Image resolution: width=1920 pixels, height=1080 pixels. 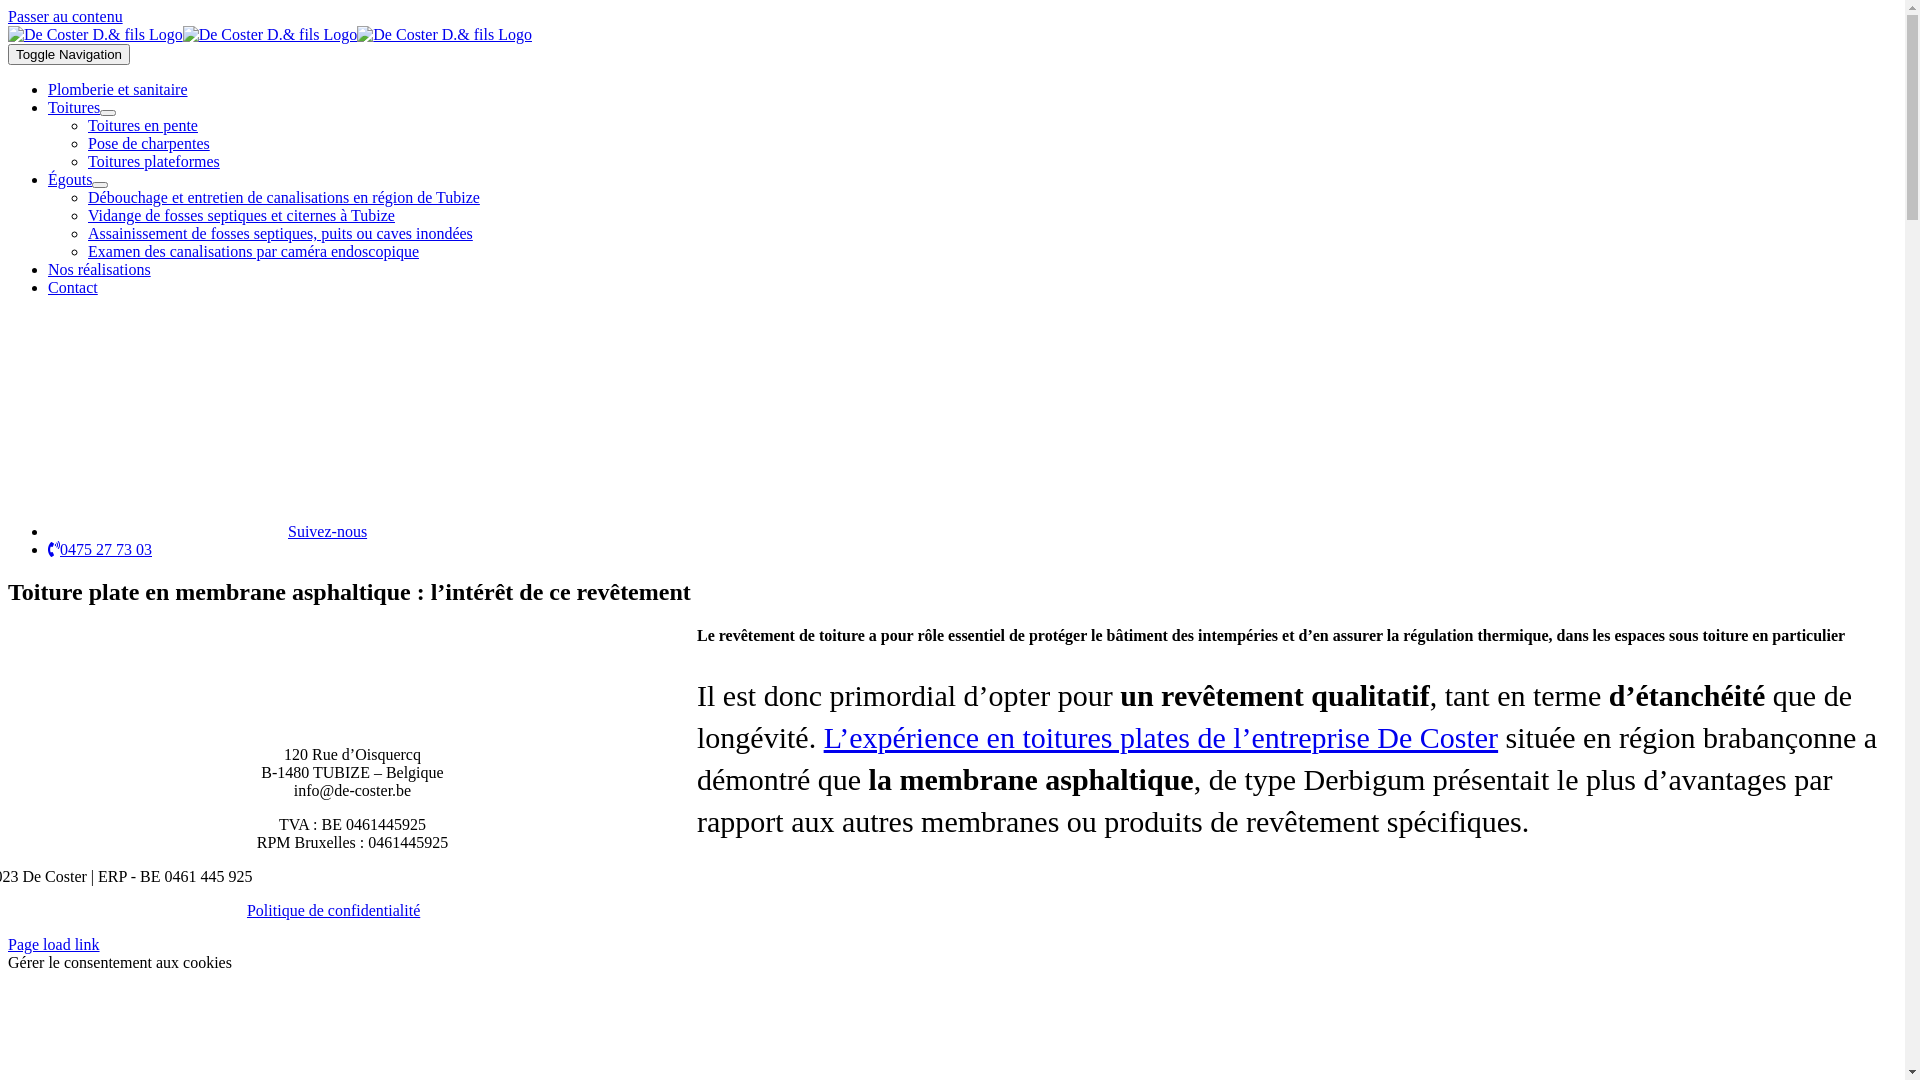 What do you see at coordinates (48, 549) in the screenshot?
I see `'0475 27 73 03'` at bounding box center [48, 549].